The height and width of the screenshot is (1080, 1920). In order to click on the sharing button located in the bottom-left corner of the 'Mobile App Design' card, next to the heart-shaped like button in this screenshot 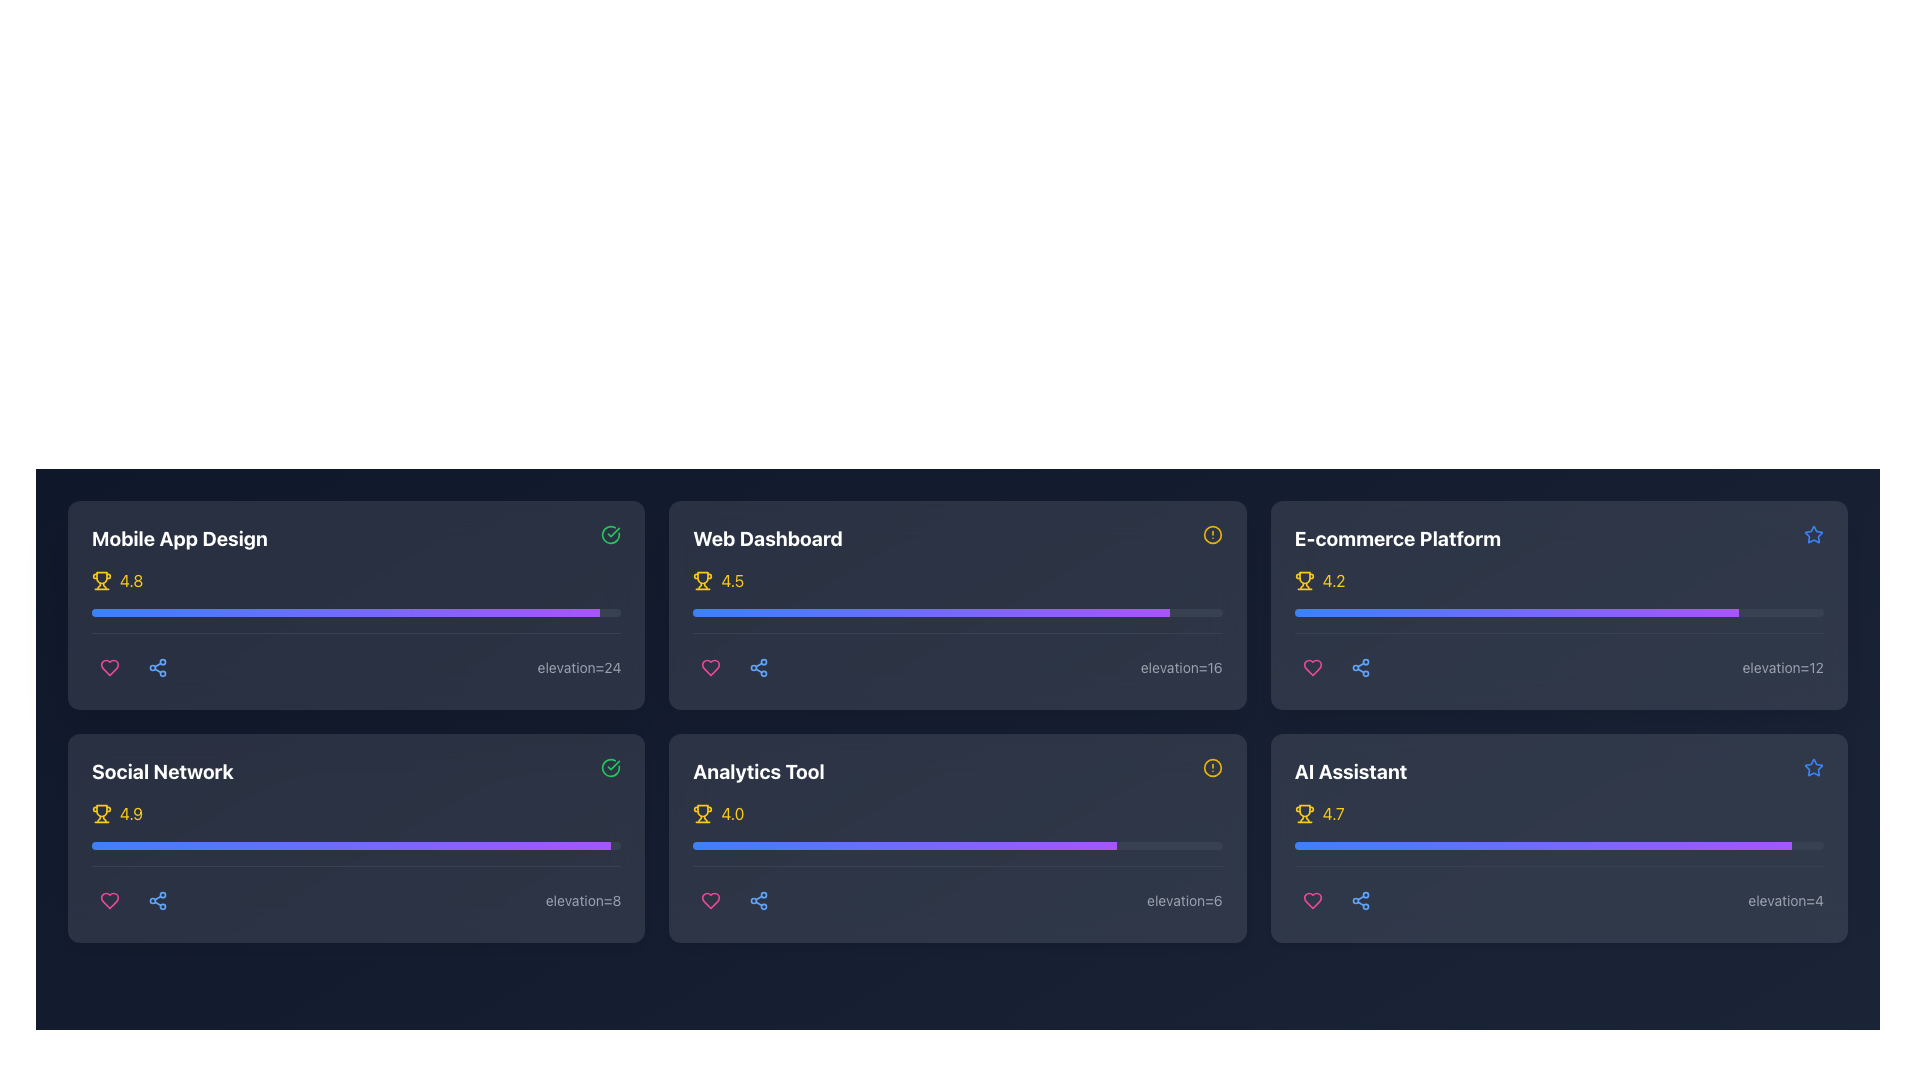, I will do `click(157, 667)`.